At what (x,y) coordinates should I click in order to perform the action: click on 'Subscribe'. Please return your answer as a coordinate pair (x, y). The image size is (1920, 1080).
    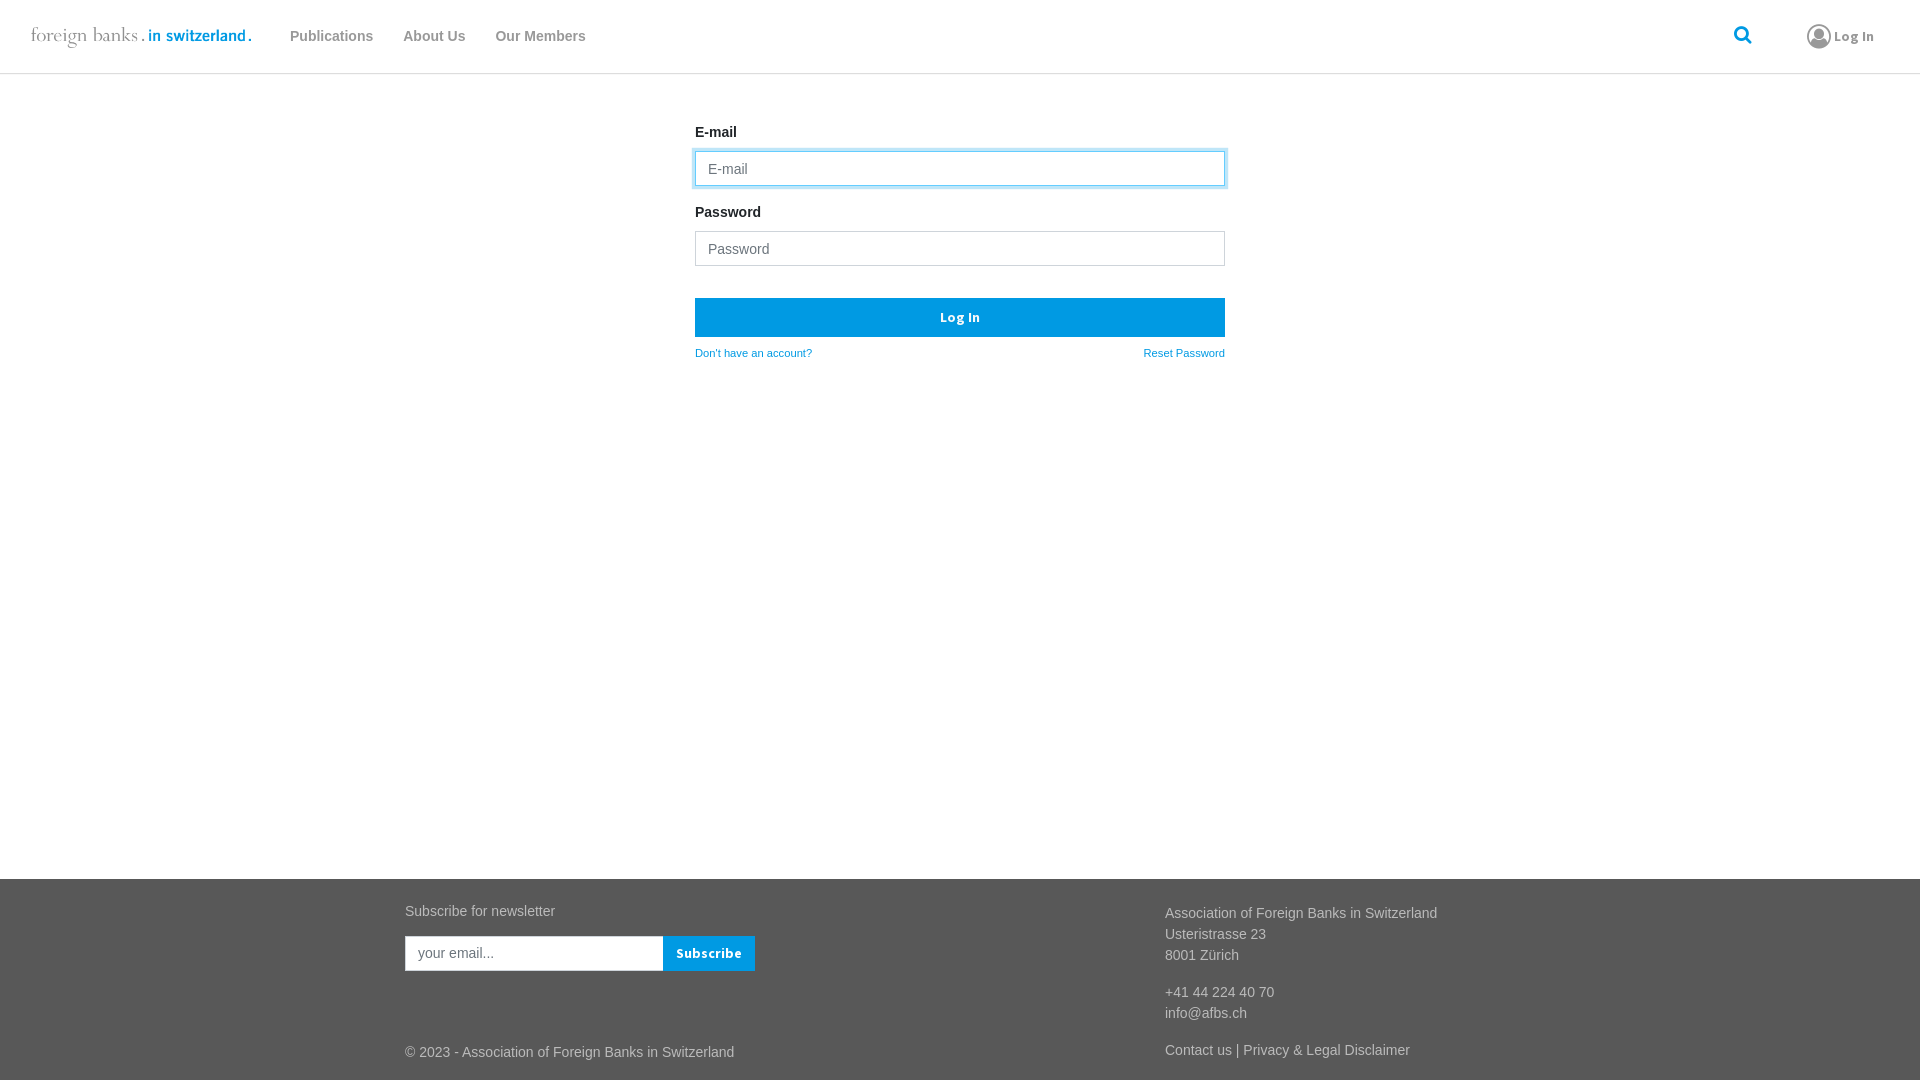
    Looking at the image, I should click on (709, 952).